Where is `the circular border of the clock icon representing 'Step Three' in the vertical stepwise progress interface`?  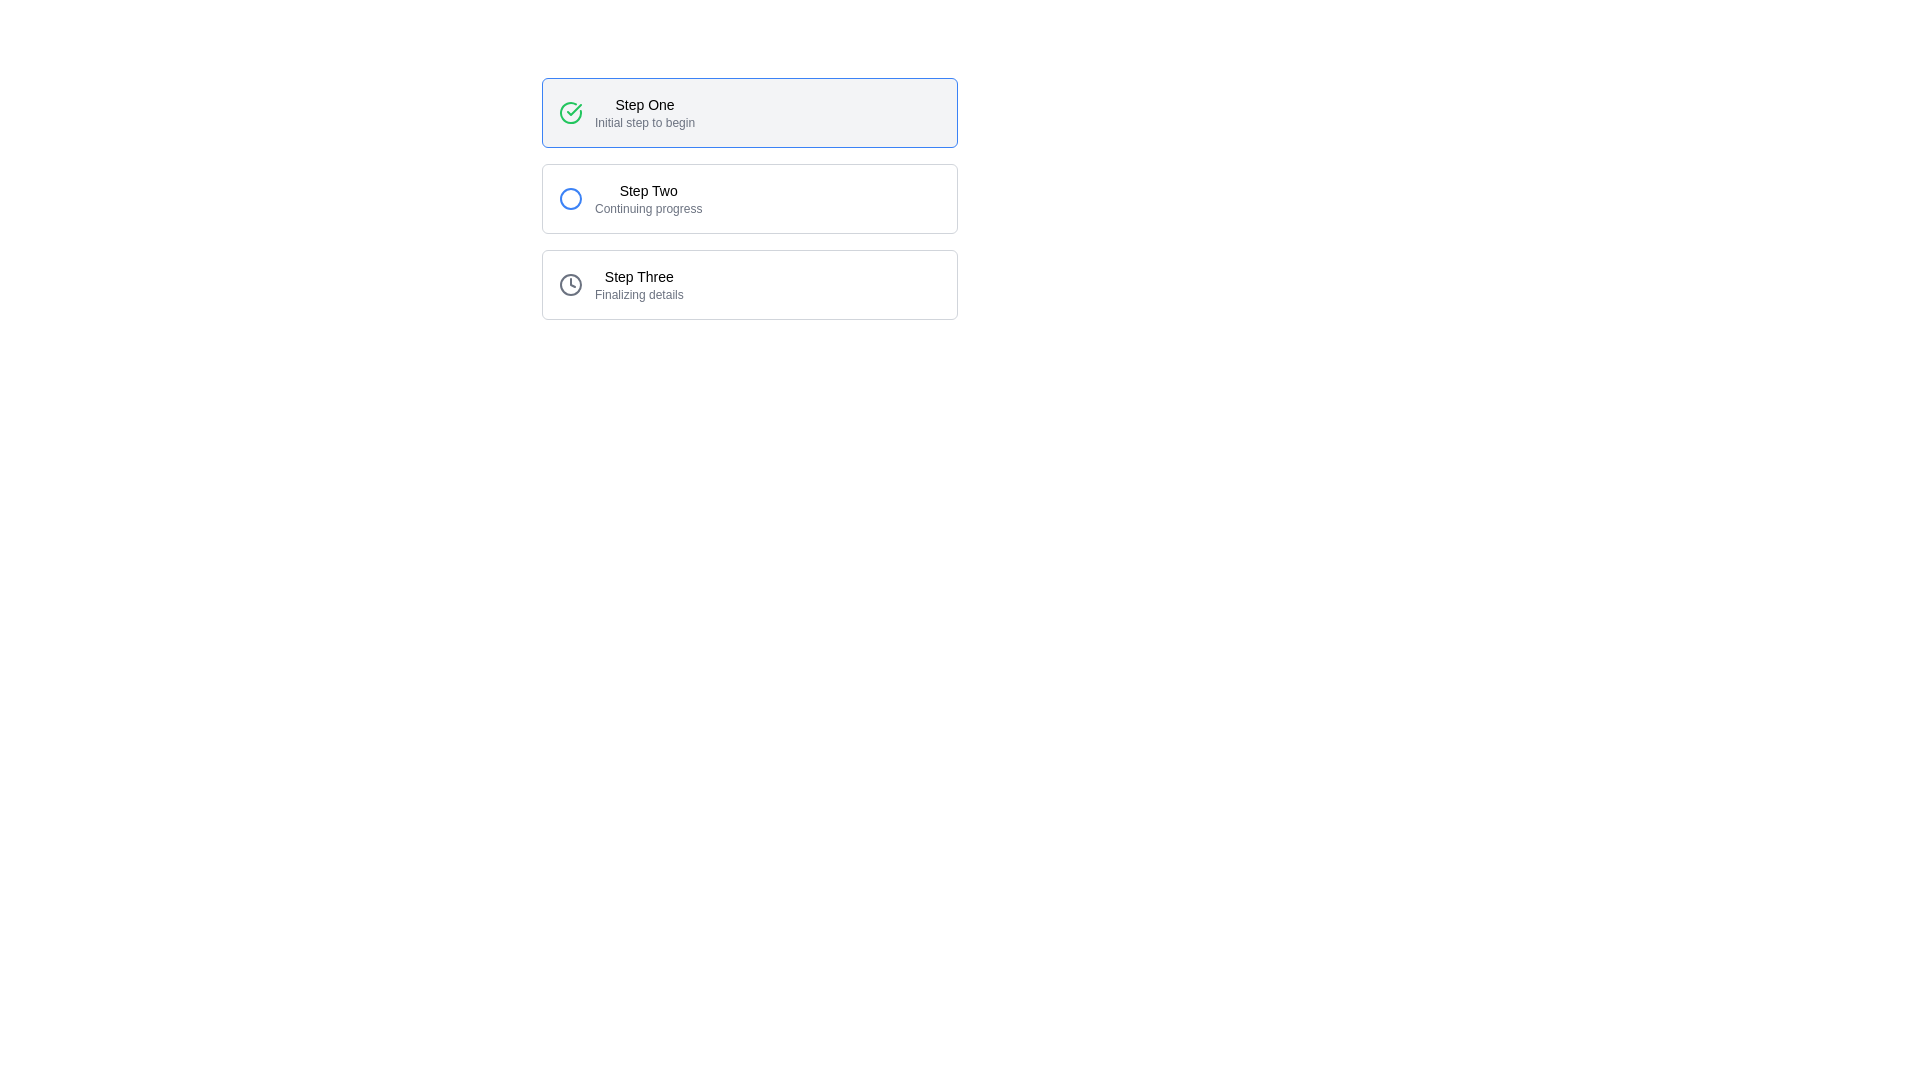 the circular border of the clock icon representing 'Step Three' in the vertical stepwise progress interface is located at coordinates (570, 285).